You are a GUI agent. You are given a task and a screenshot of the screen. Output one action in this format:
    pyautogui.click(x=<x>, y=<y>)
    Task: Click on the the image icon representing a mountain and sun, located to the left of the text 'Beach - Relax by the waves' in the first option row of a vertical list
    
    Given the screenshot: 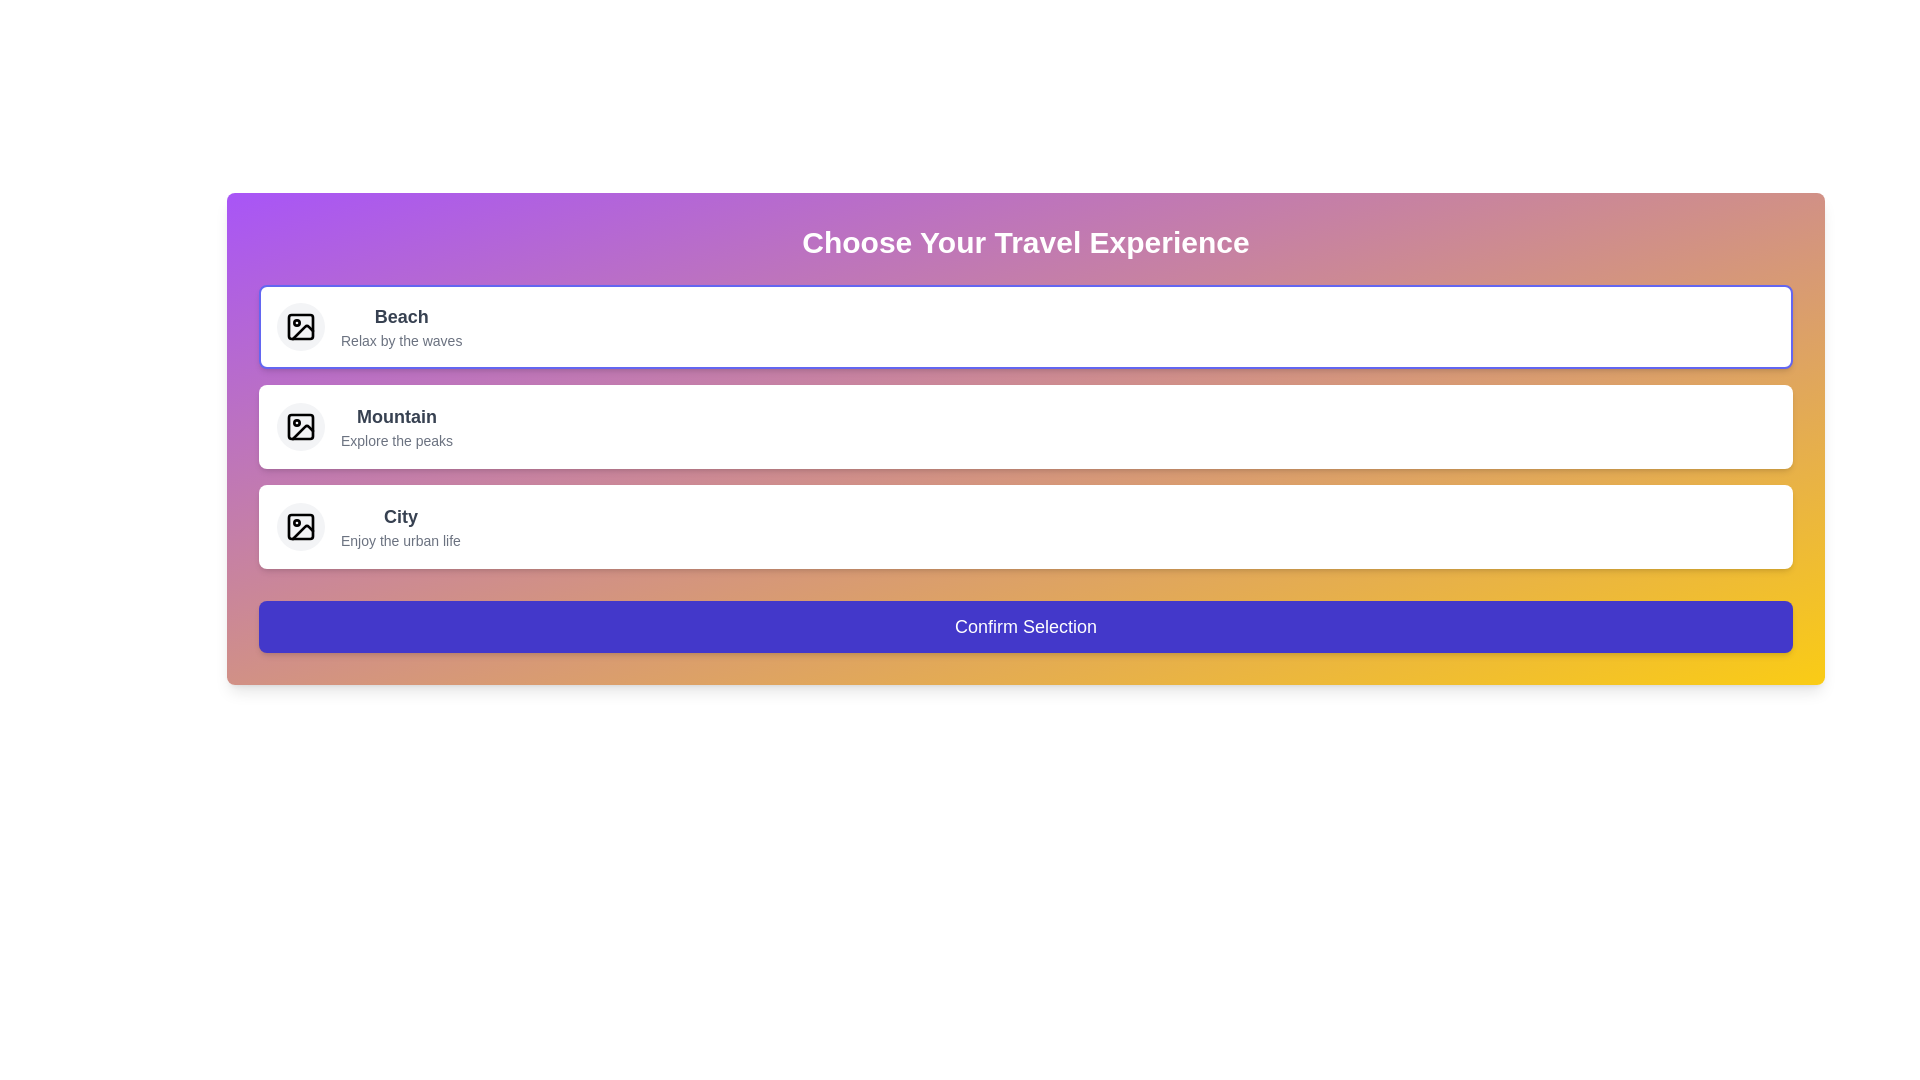 What is the action you would take?
    pyautogui.click(x=300, y=326)
    